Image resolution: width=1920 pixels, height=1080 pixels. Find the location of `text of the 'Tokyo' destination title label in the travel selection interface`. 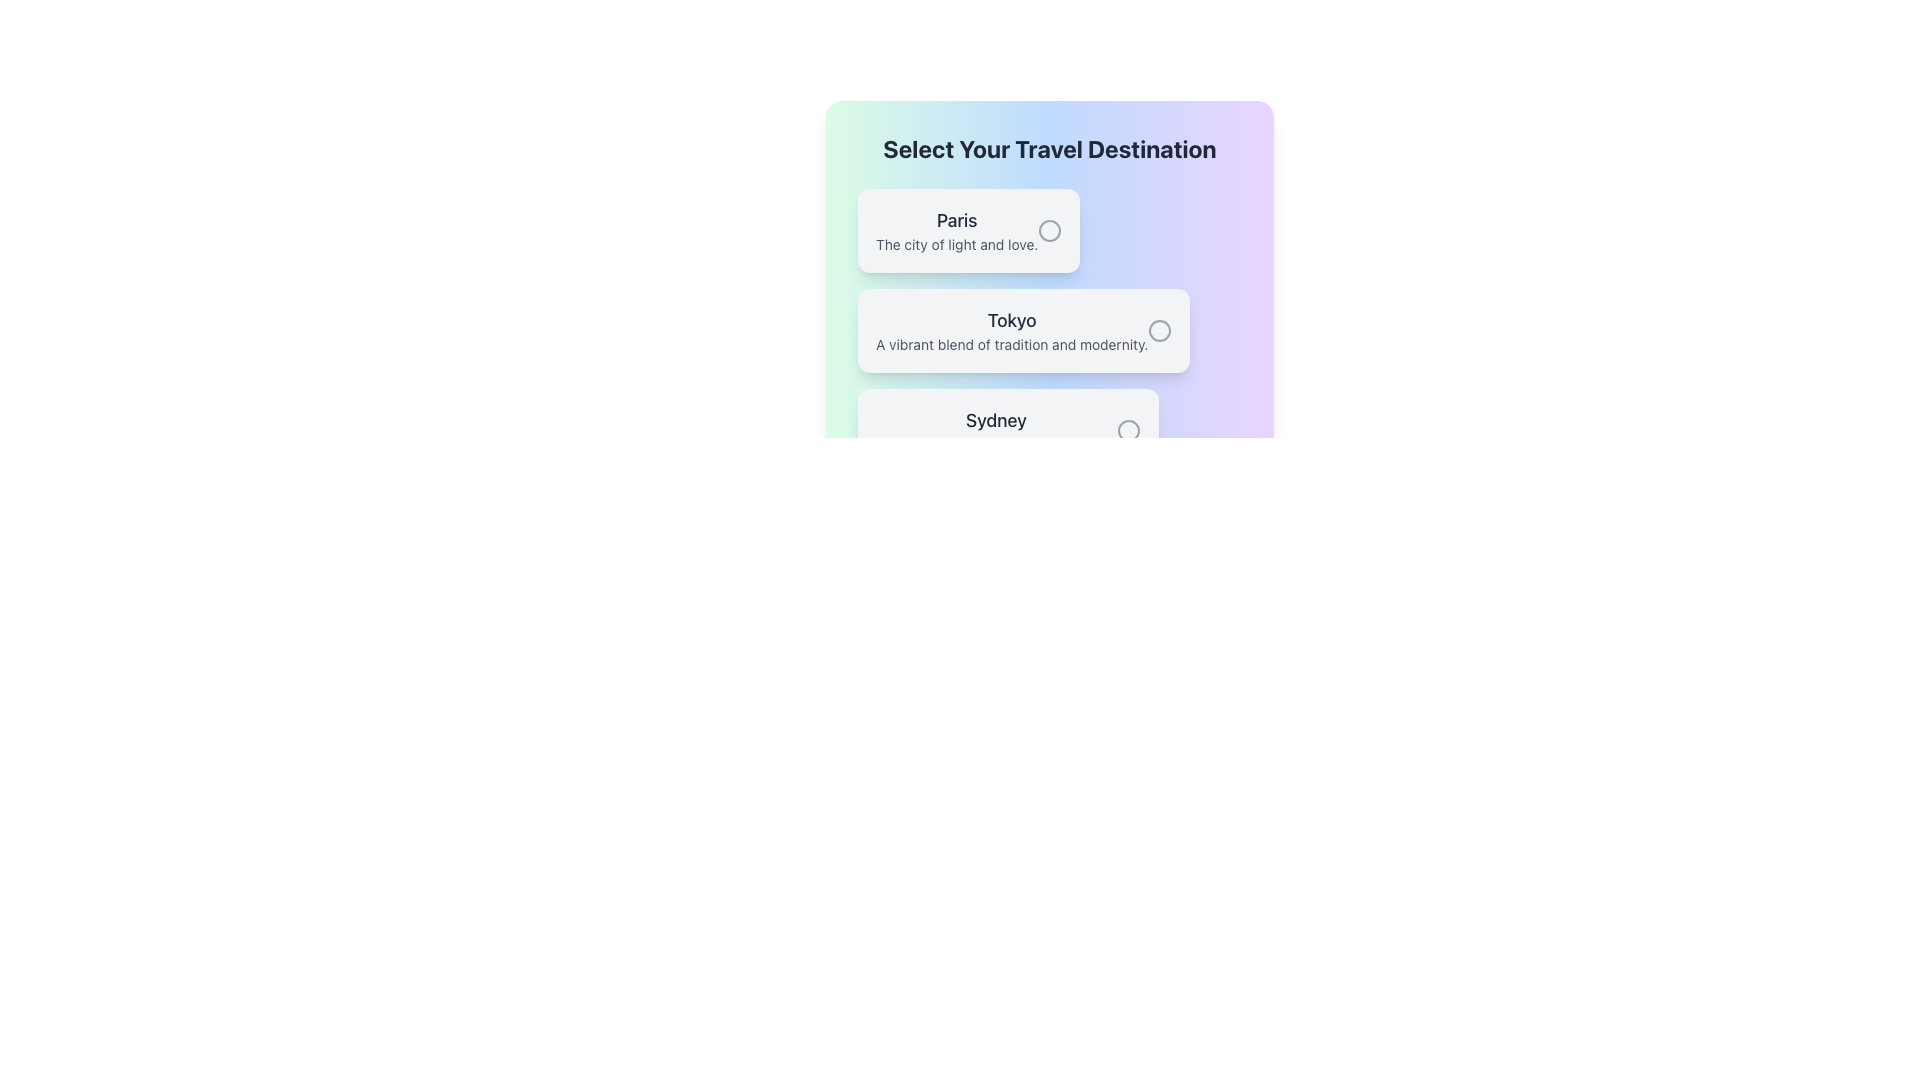

text of the 'Tokyo' destination title label in the travel selection interface is located at coordinates (1012, 319).